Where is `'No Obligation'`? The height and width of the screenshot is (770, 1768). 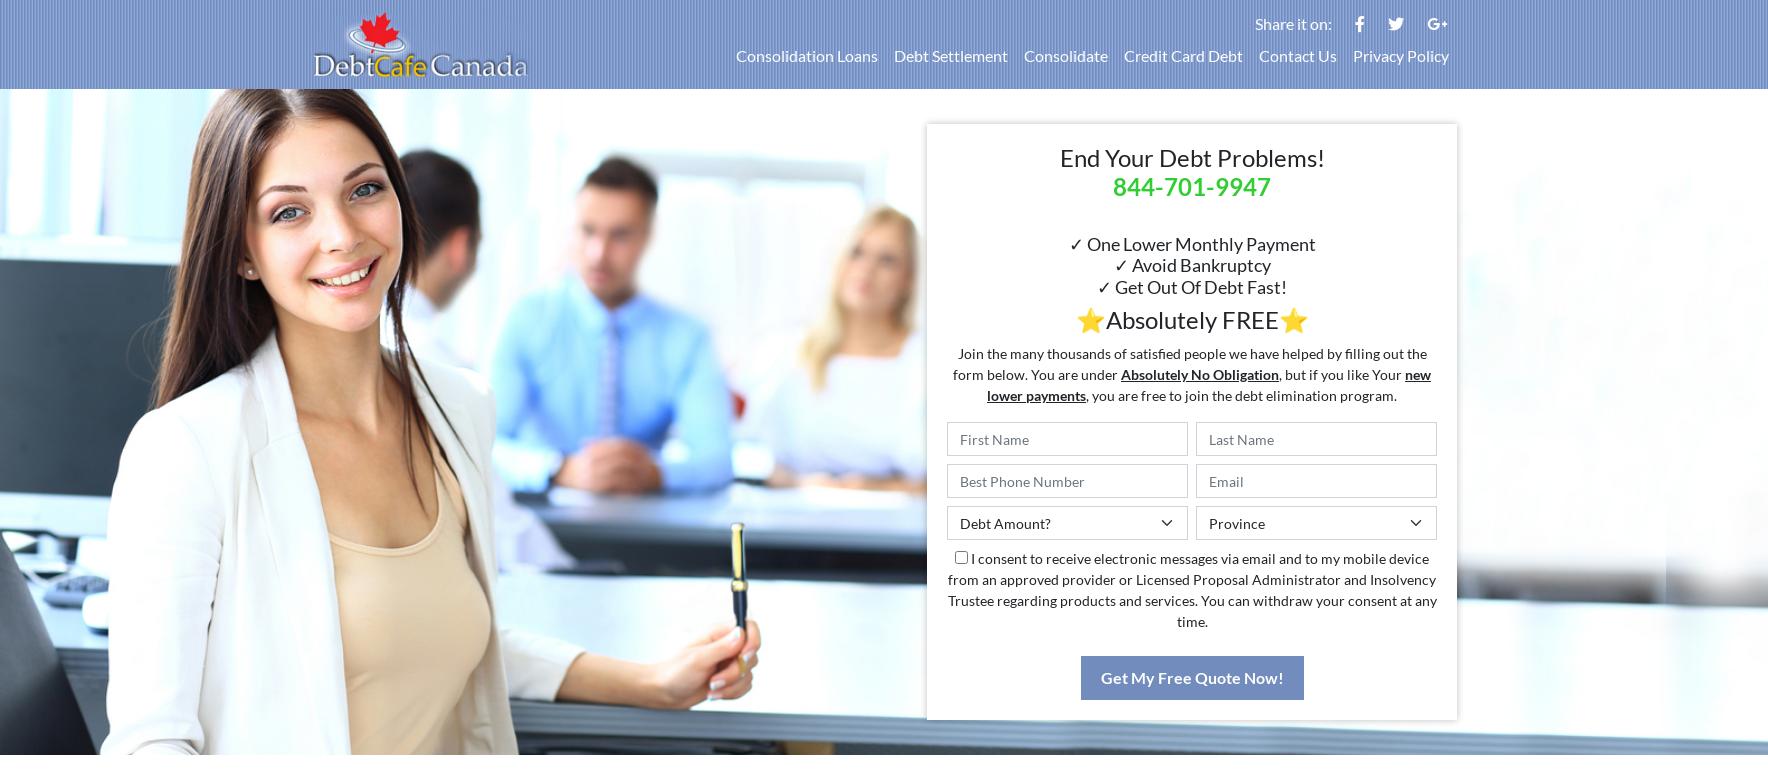
'No Obligation' is located at coordinates (402, 699).